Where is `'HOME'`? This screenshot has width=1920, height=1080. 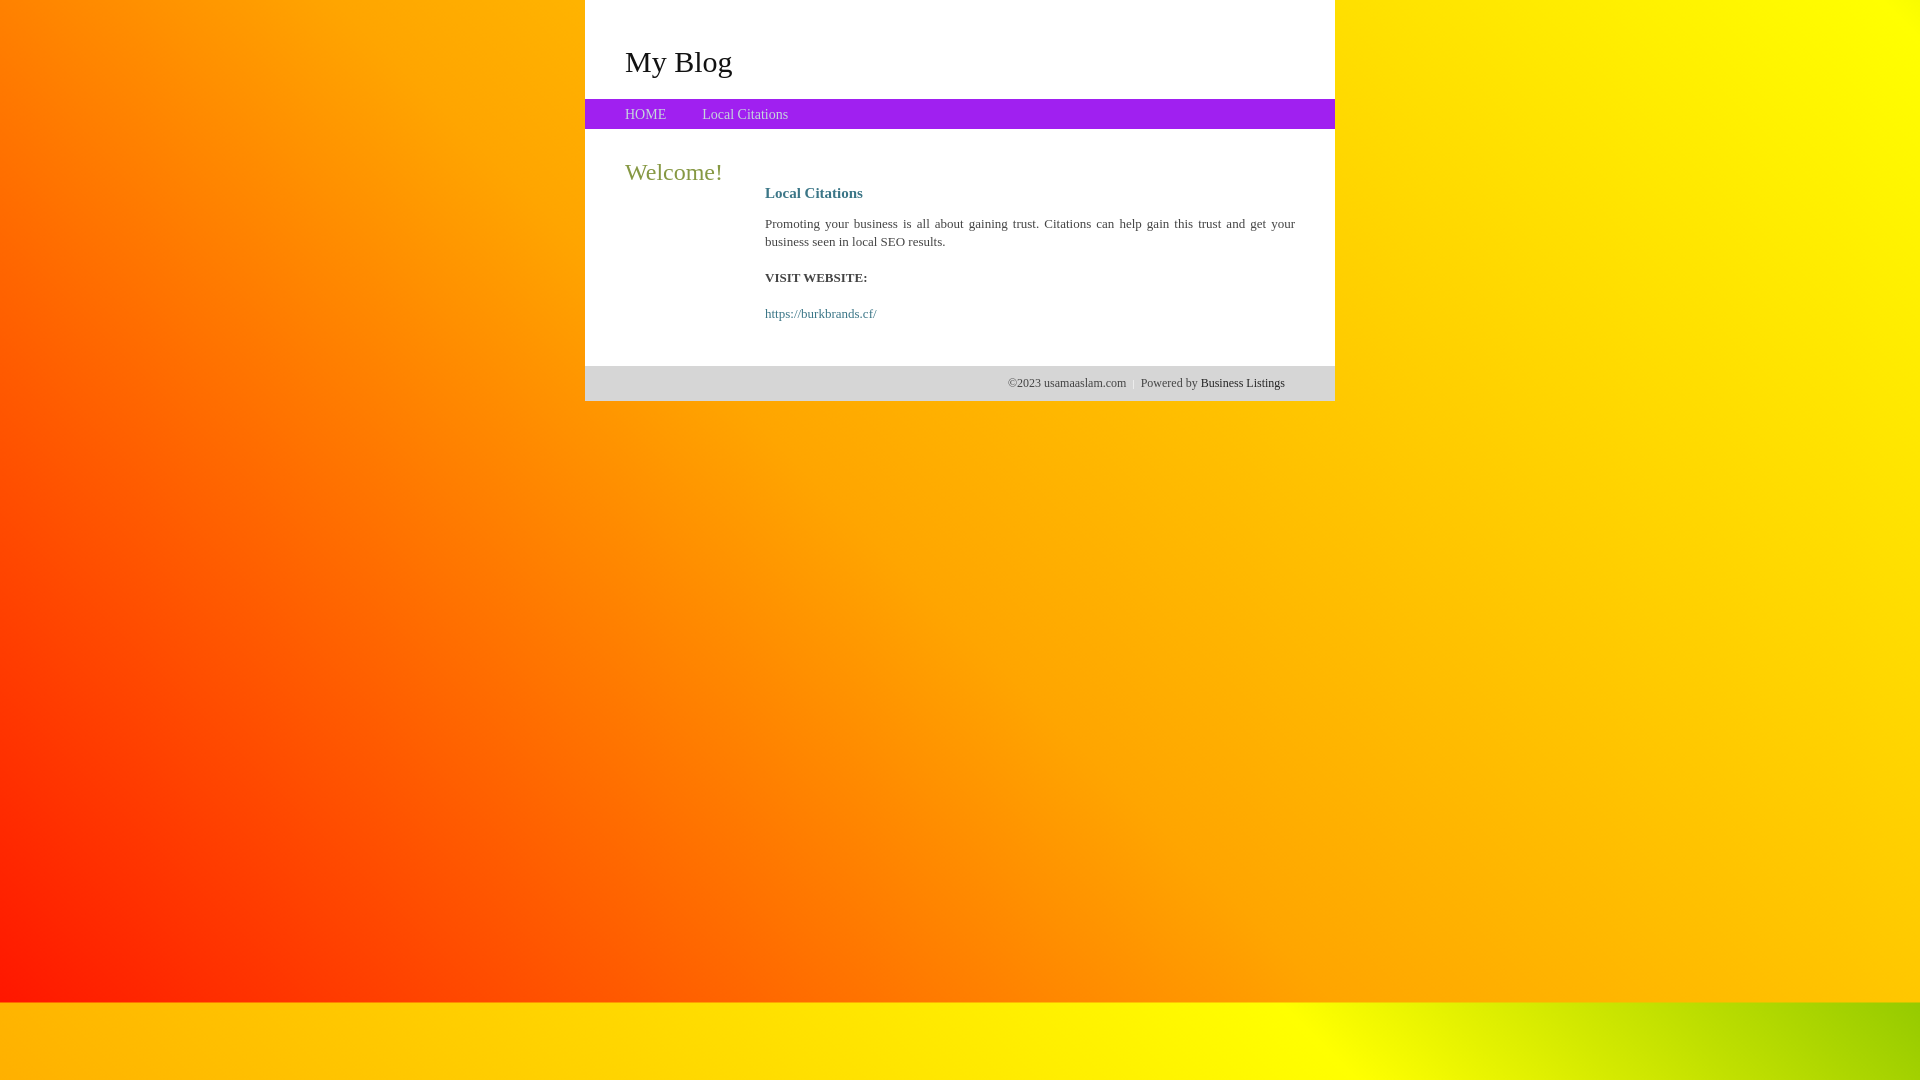
'HOME' is located at coordinates (645, 114).